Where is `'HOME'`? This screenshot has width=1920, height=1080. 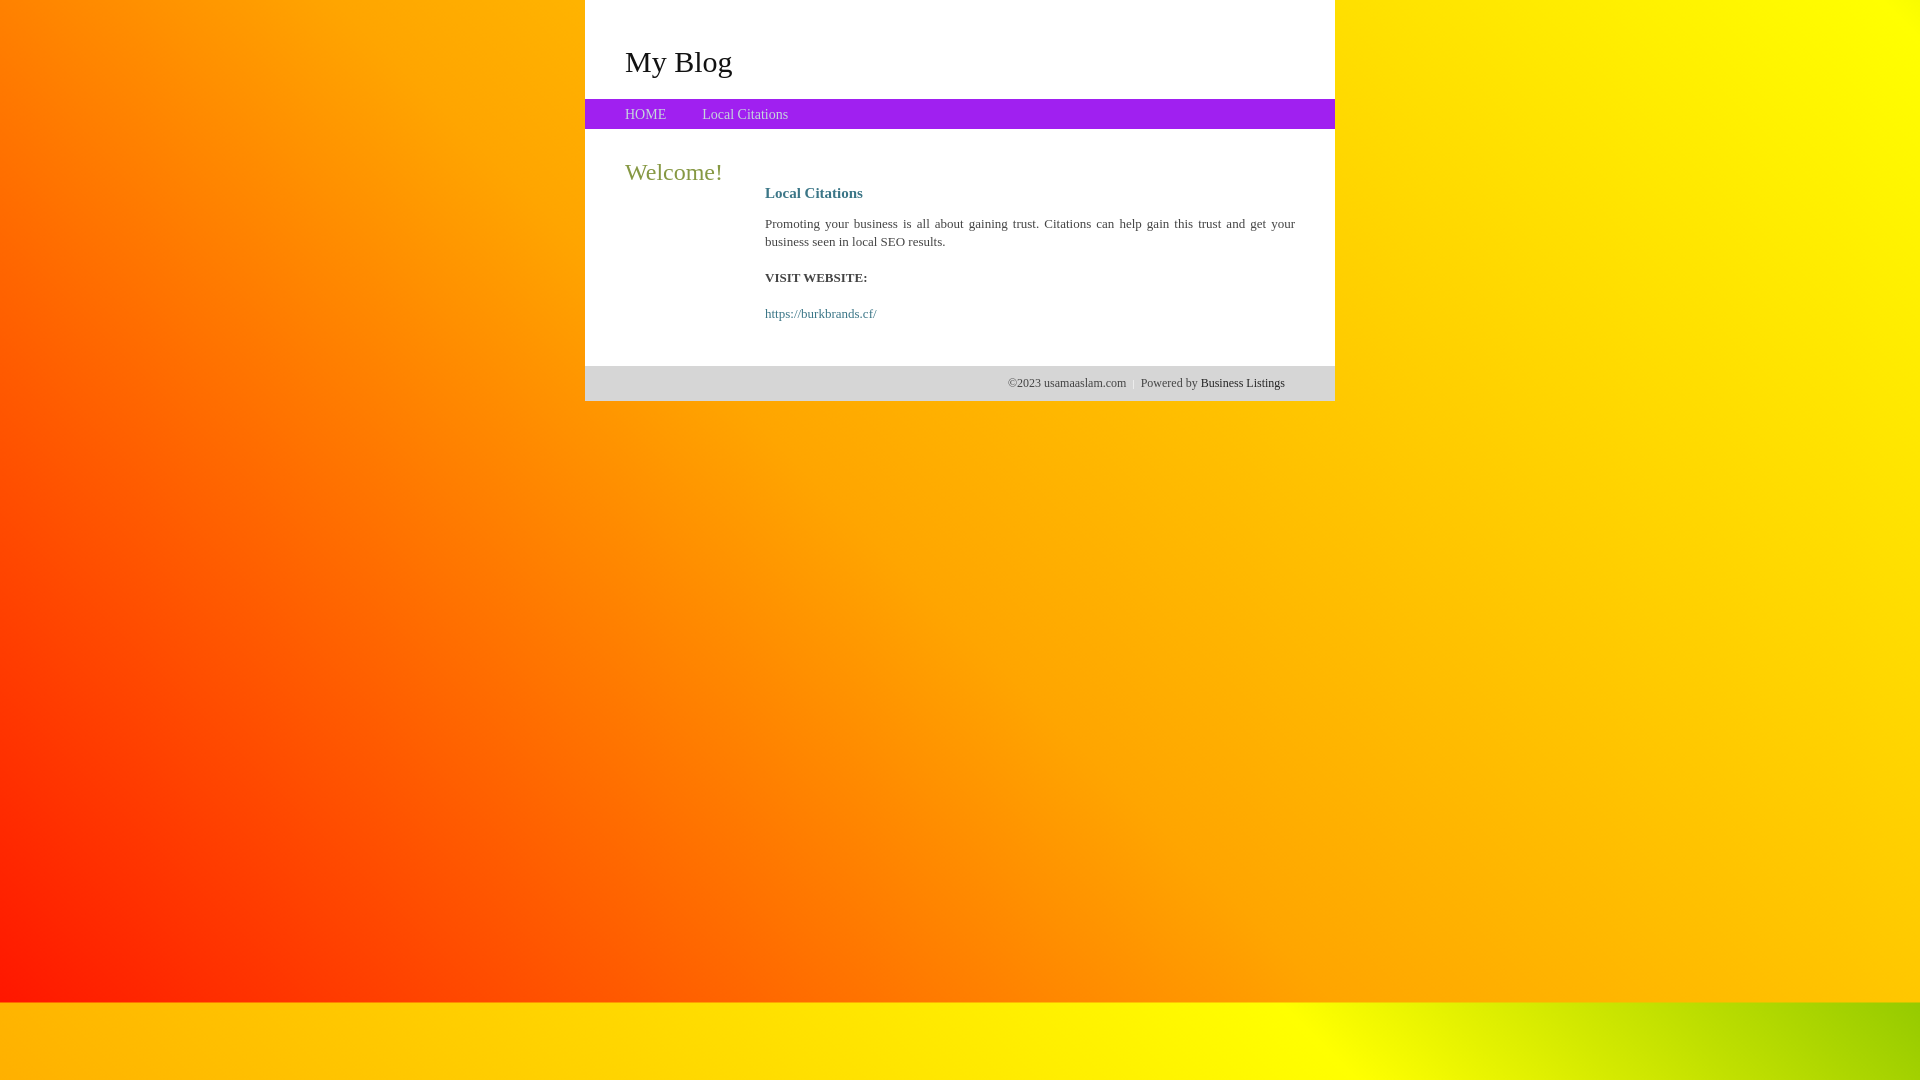
'HOME' is located at coordinates (645, 114).